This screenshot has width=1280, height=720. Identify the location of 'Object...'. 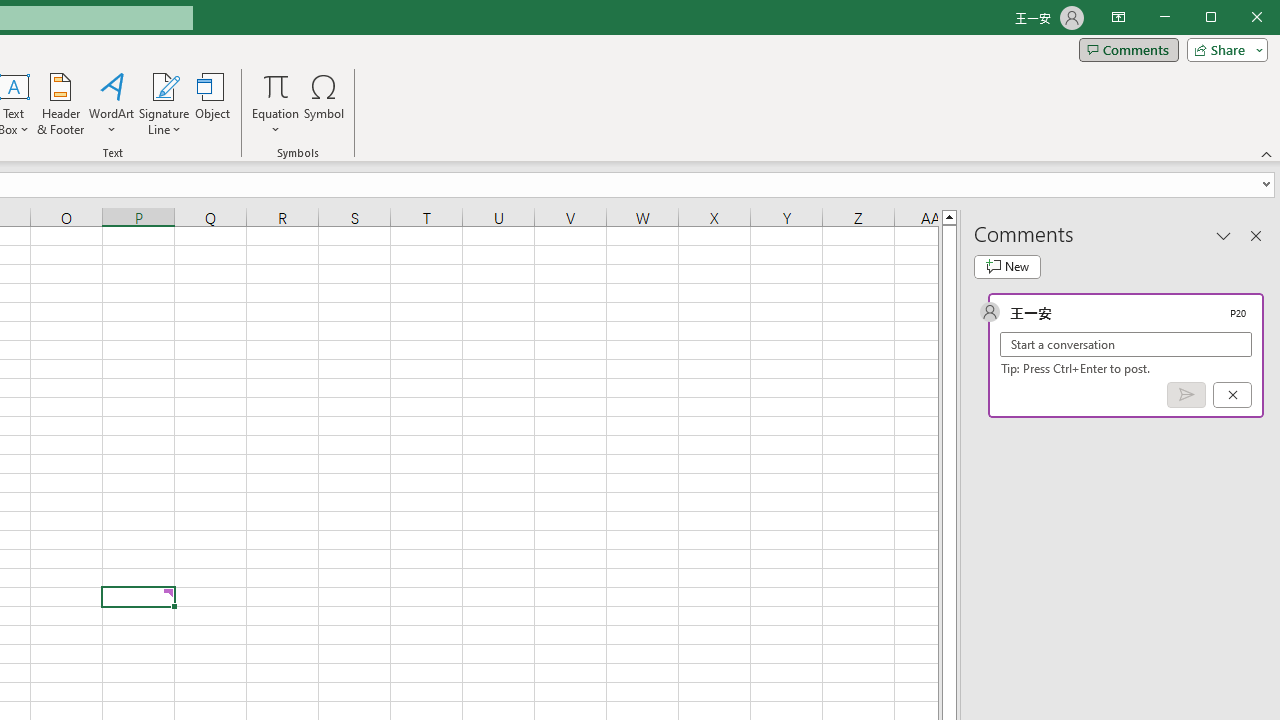
(213, 104).